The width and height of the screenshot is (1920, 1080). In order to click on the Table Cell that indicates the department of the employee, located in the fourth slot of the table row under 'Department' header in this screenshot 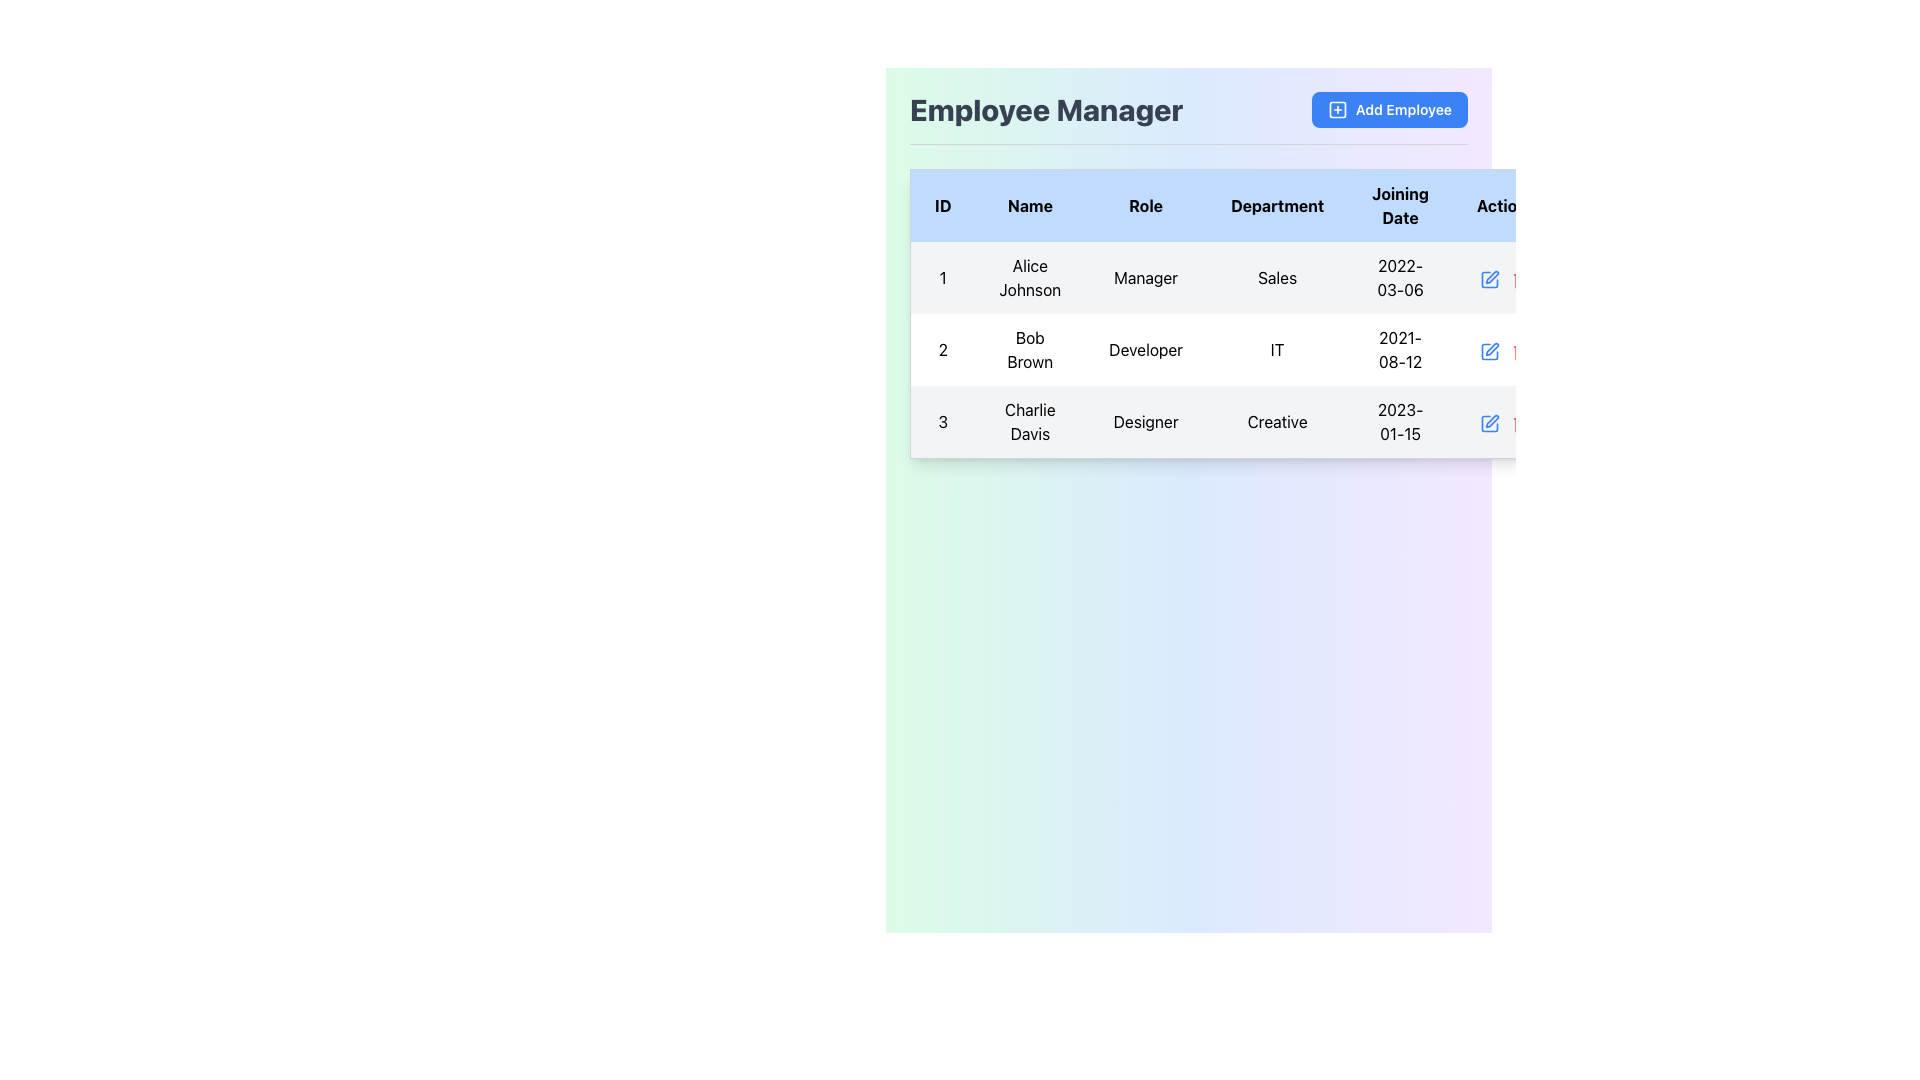, I will do `click(1276, 277)`.